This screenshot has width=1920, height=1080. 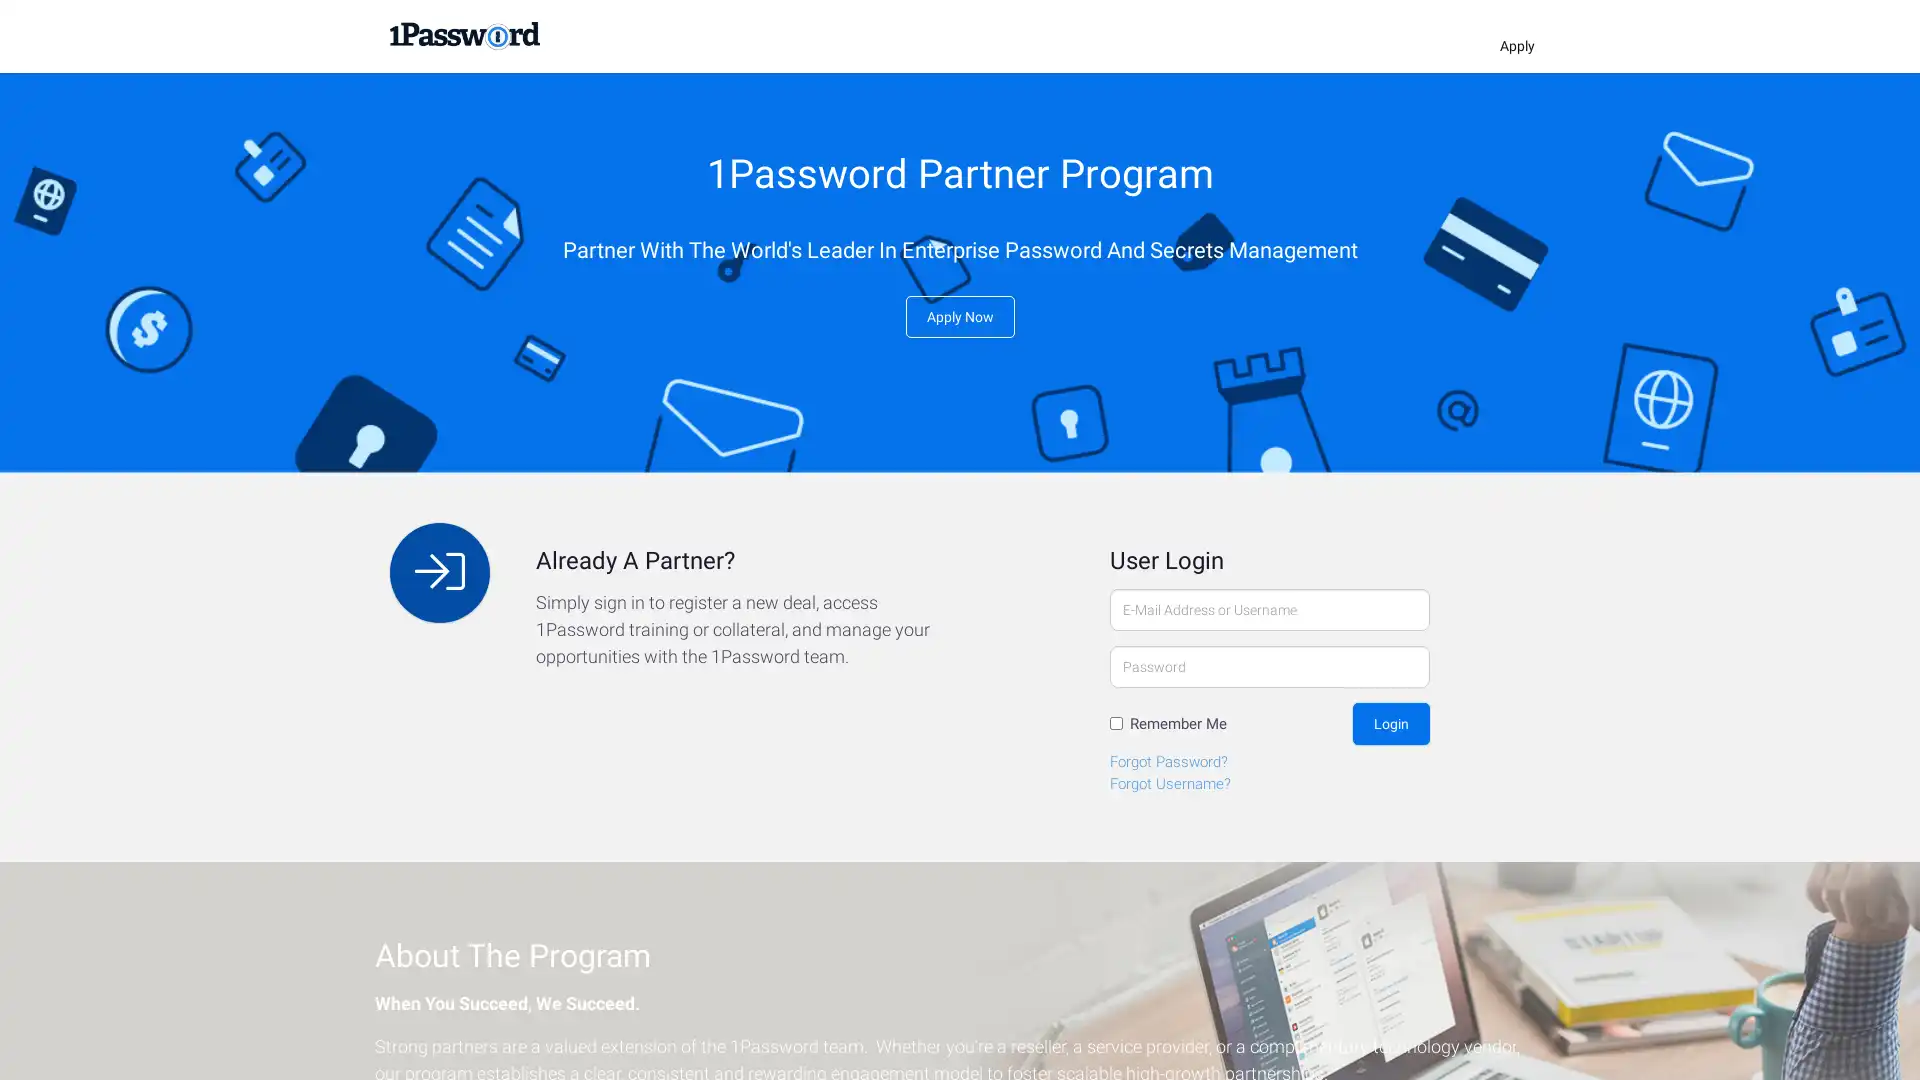 What do you see at coordinates (1170, 782) in the screenshot?
I see `Forgot Username?` at bounding box center [1170, 782].